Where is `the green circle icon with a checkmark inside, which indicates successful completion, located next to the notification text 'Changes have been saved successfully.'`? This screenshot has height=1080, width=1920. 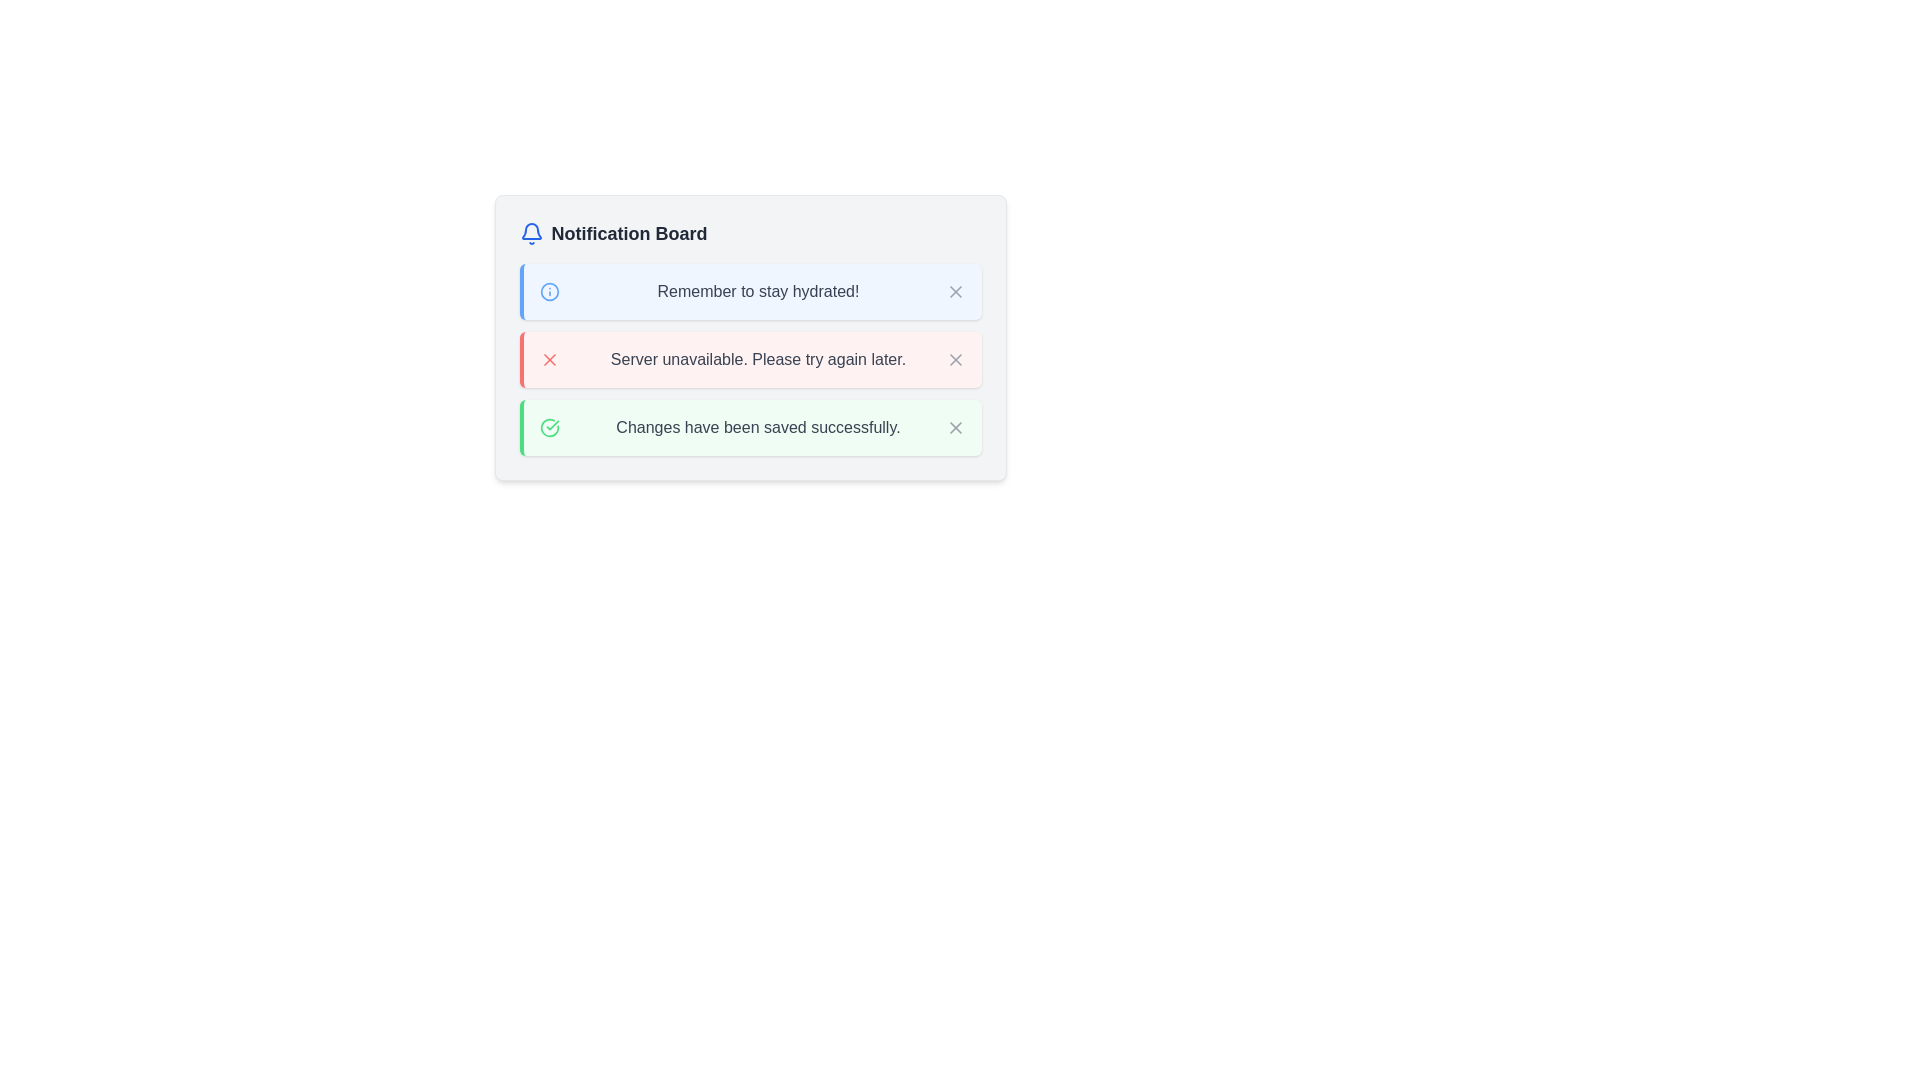
the green circle icon with a checkmark inside, which indicates successful completion, located next to the notification text 'Changes have been saved successfully.' is located at coordinates (549, 427).